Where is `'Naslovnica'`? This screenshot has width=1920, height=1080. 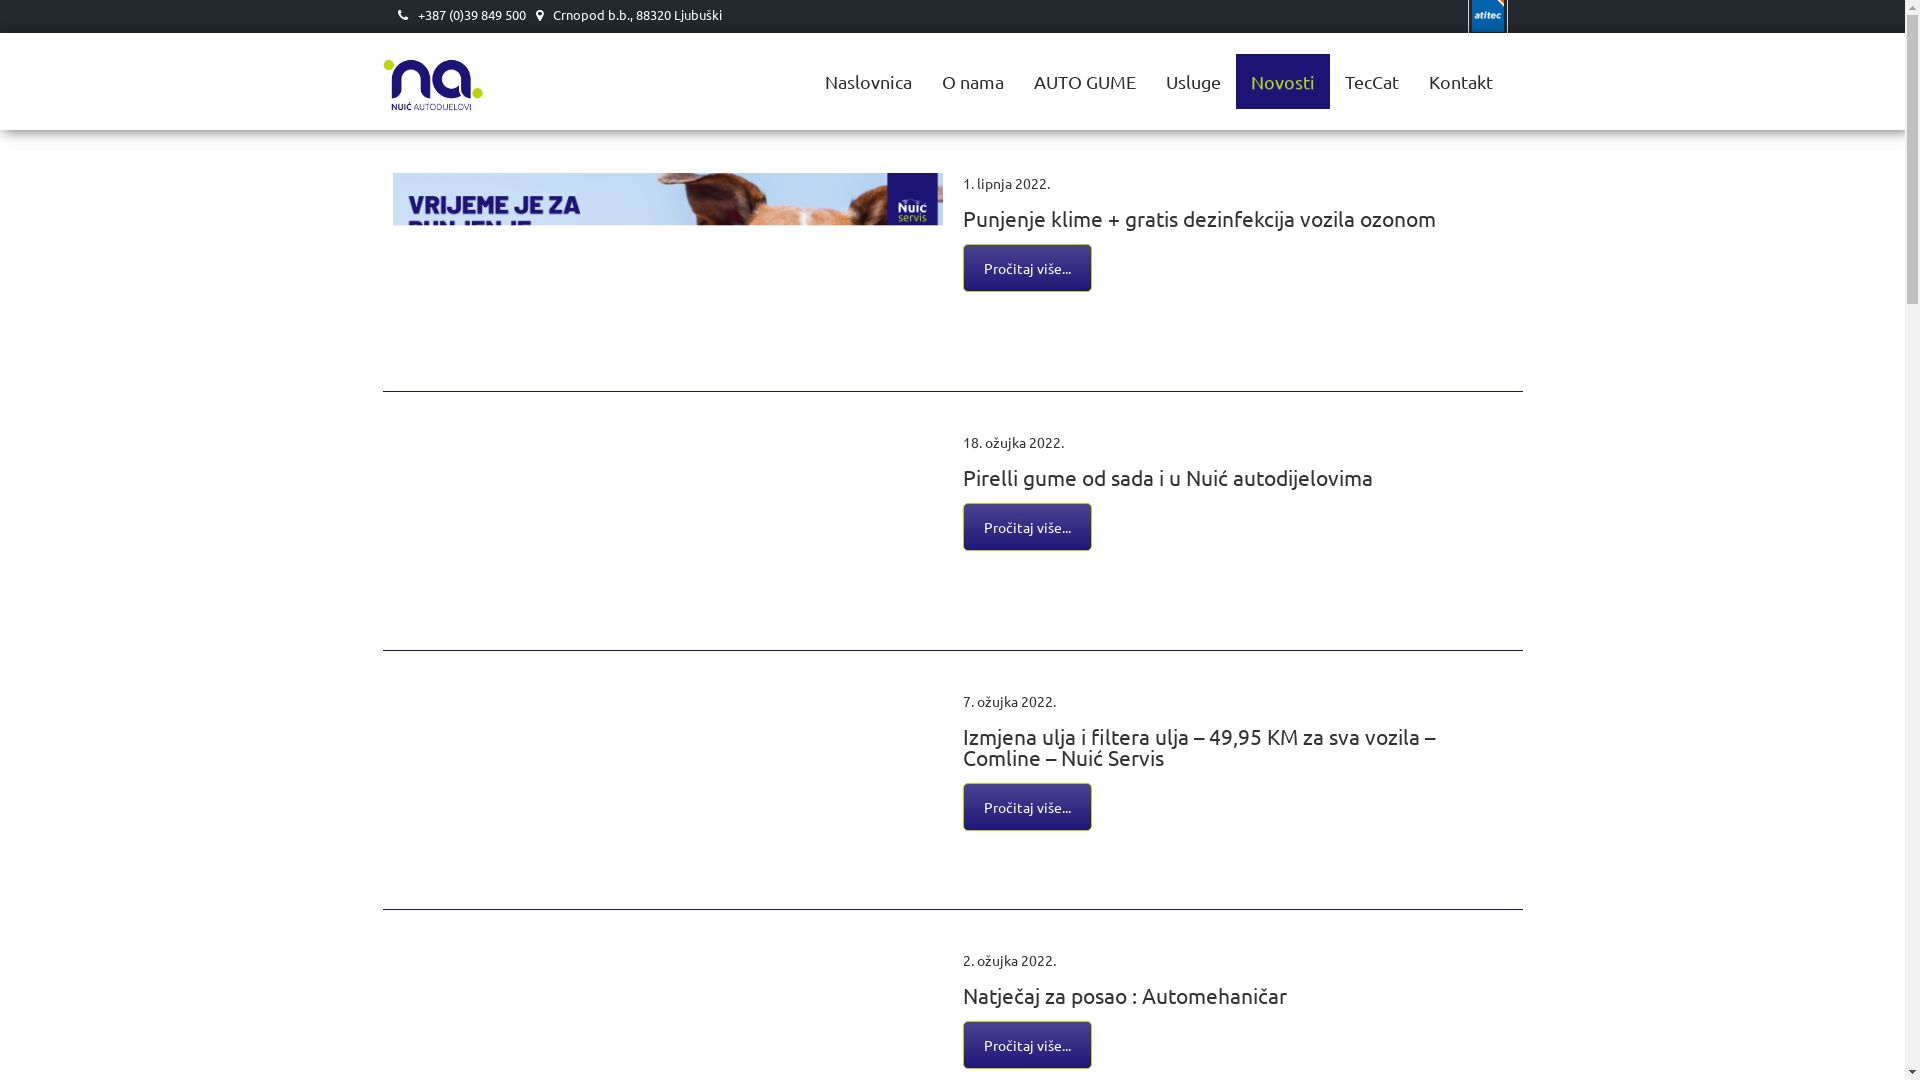 'Naslovnica' is located at coordinates (868, 80).